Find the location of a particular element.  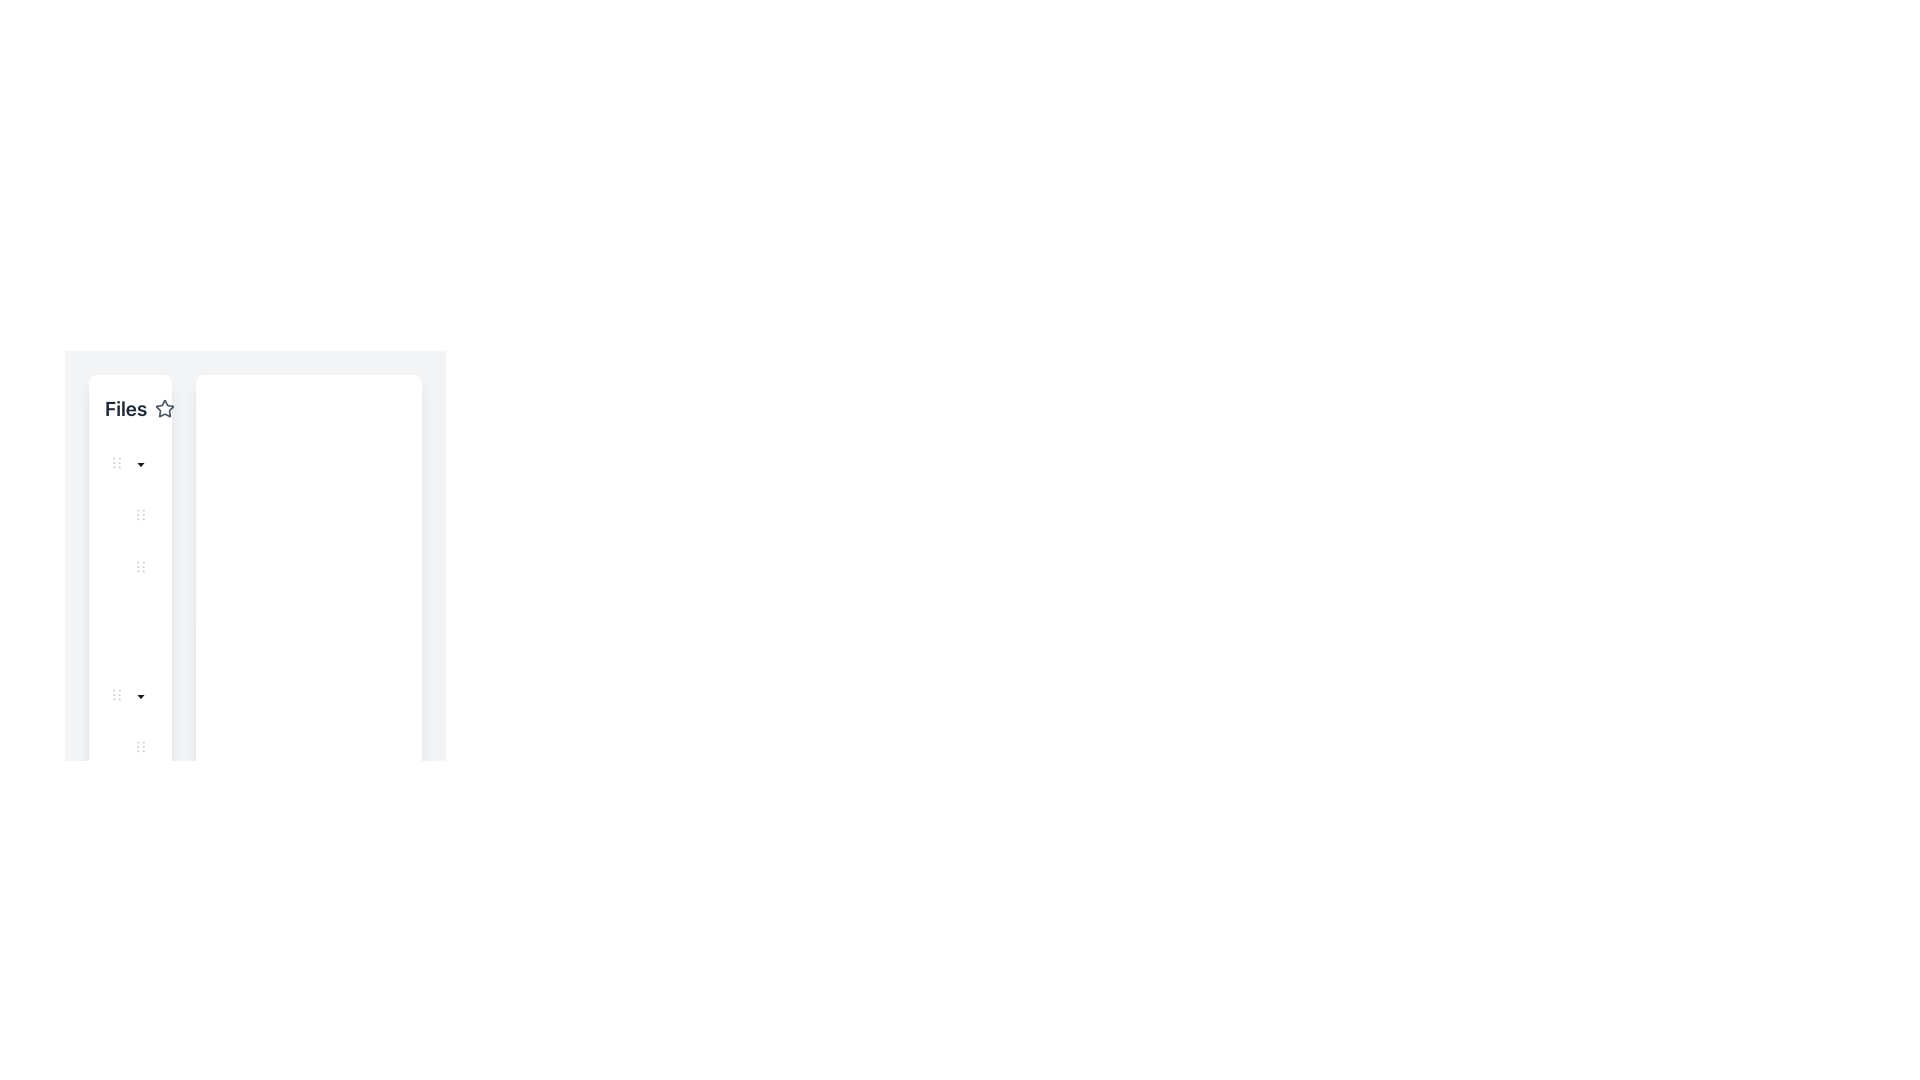

the Dropdown toggle button (visualized as a downward triangle) in the collapsible tree structure menu to receive visual feedback is located at coordinates (139, 465).